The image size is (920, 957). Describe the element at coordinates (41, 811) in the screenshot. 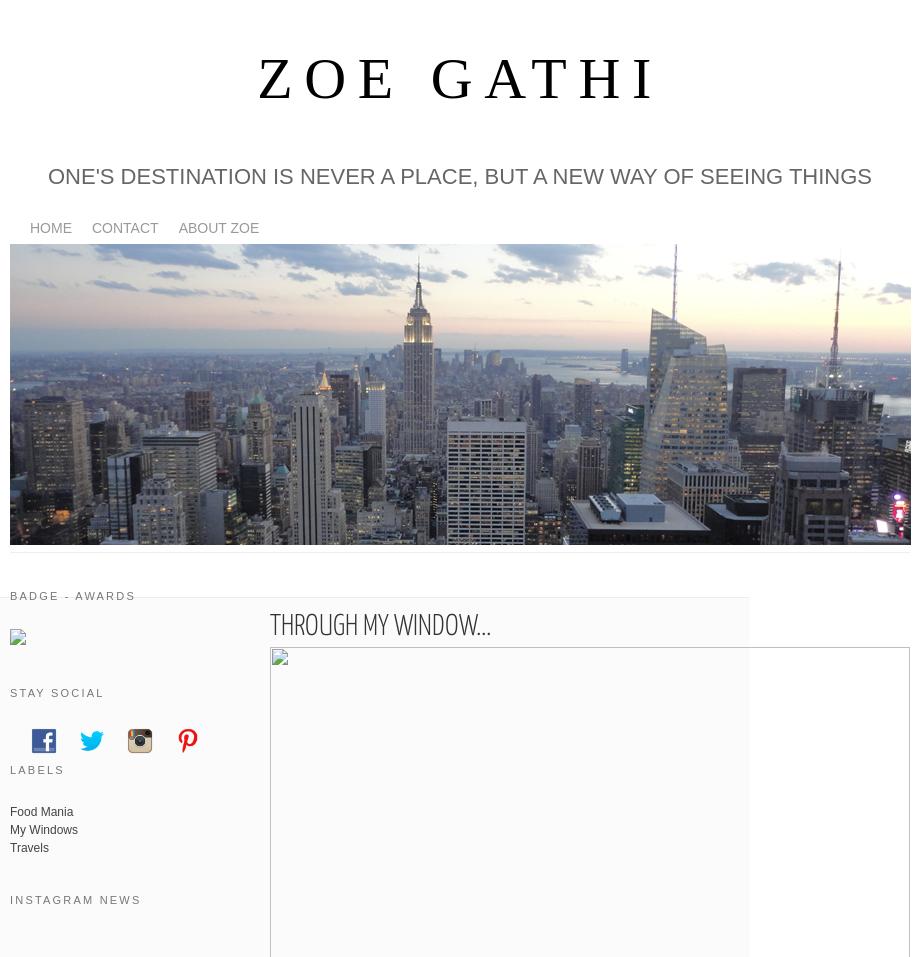

I see `'Food Mania'` at that location.